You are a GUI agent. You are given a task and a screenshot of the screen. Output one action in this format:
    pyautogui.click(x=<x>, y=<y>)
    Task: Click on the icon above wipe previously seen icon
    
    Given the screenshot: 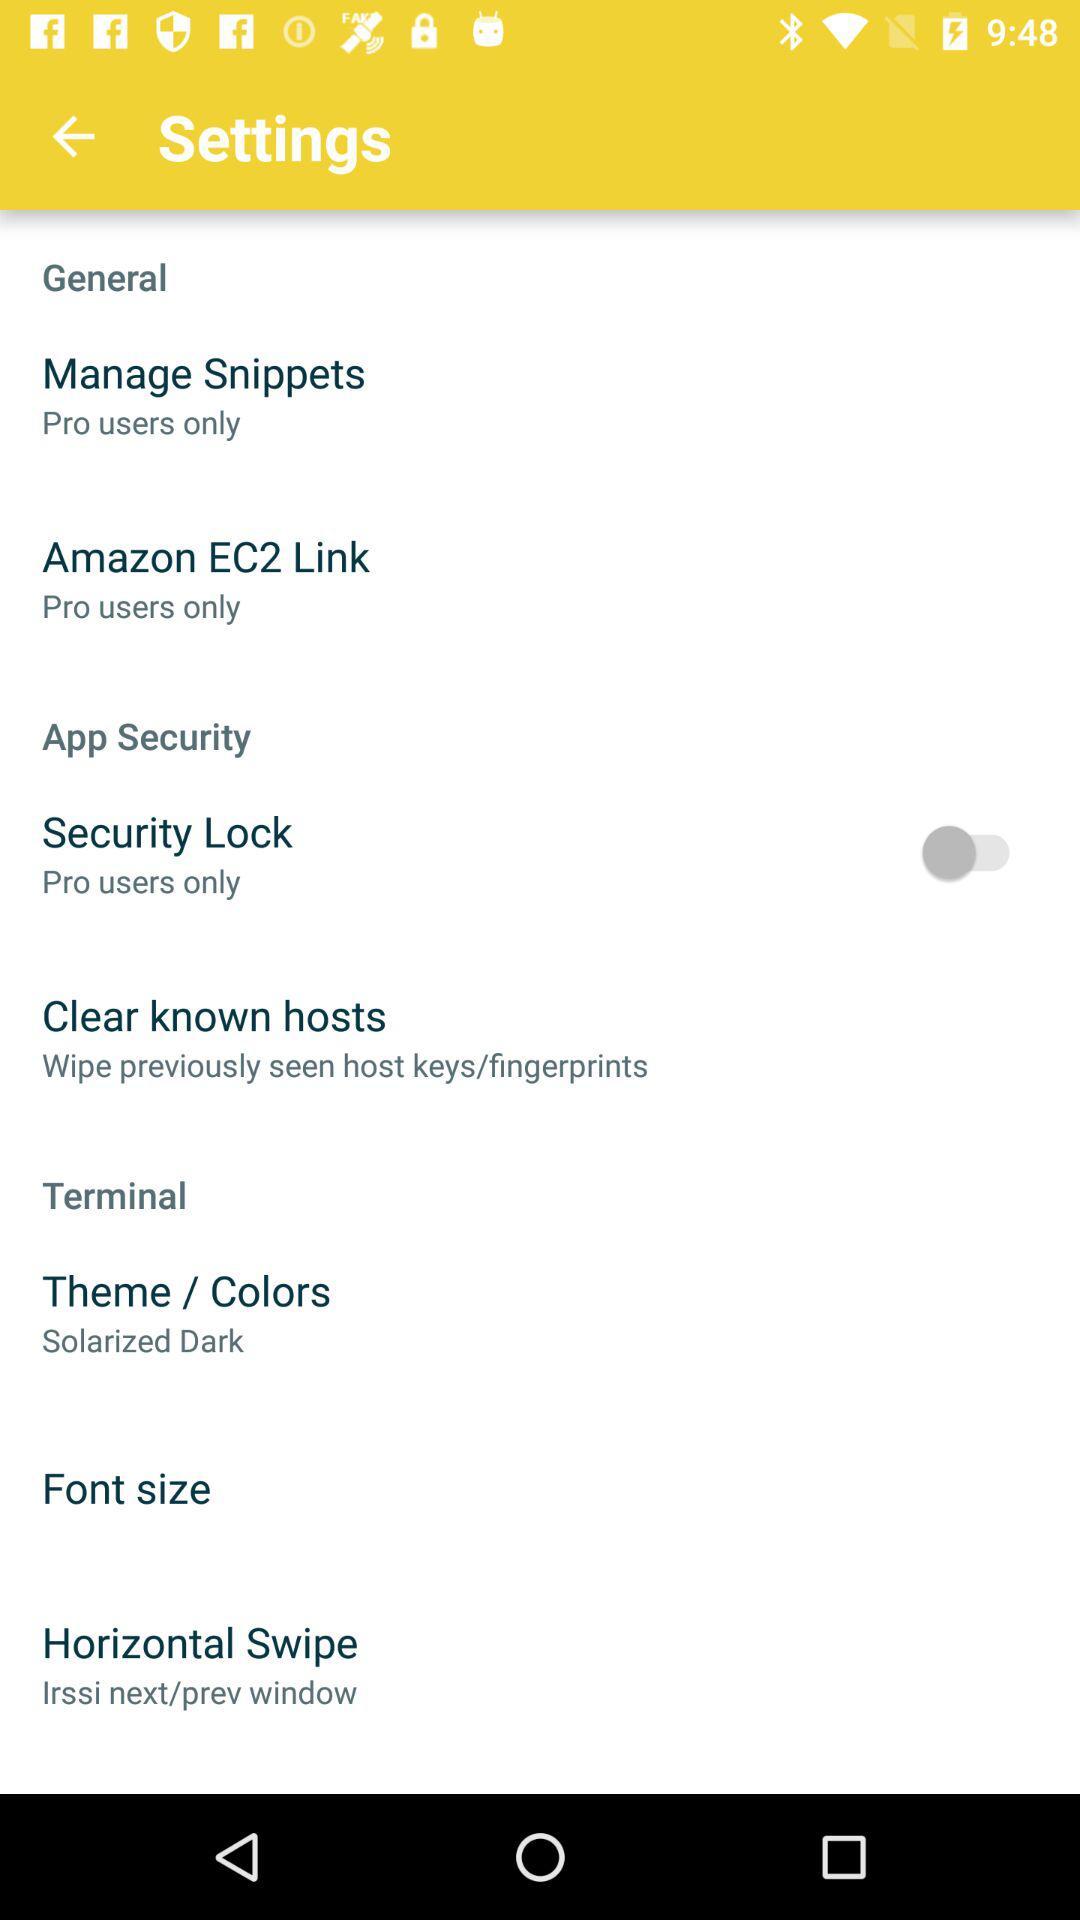 What is the action you would take?
    pyautogui.click(x=214, y=1014)
    